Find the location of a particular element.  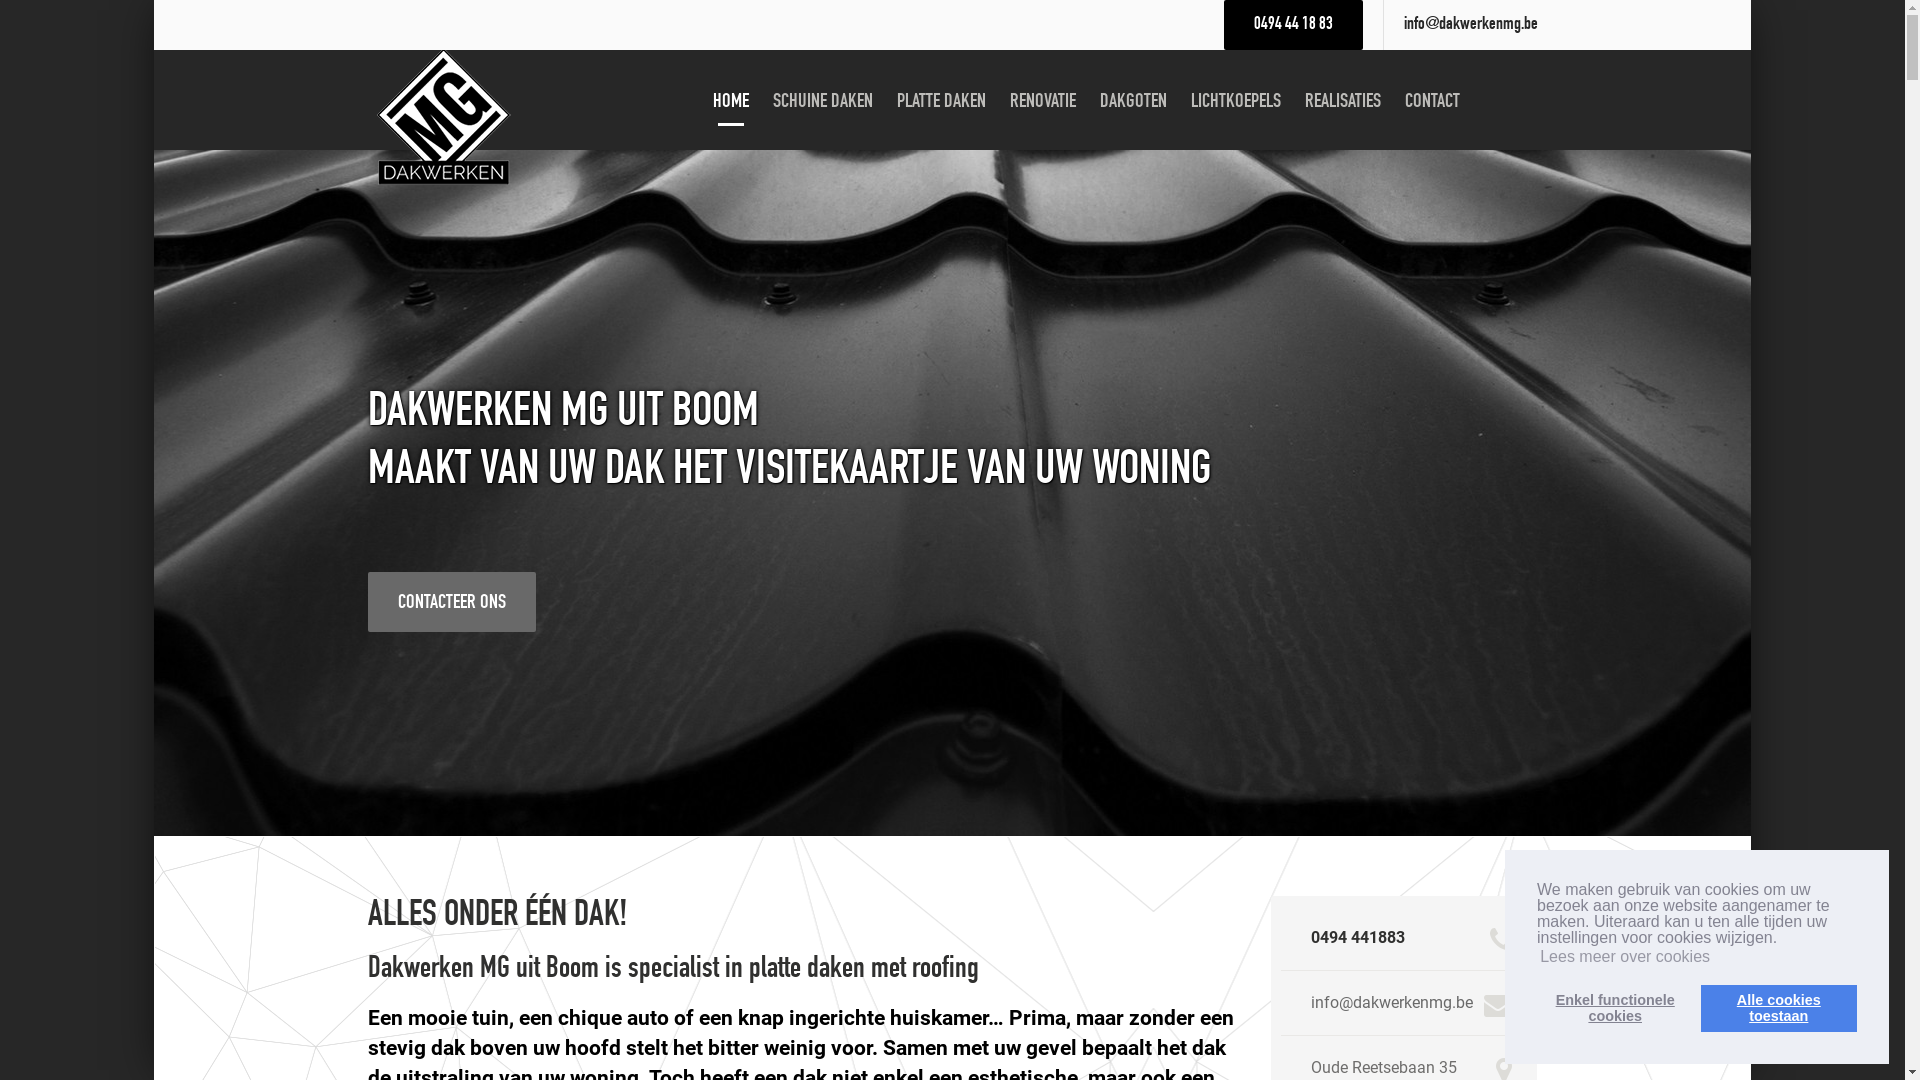

'RENOVATIE' is located at coordinates (1041, 100).